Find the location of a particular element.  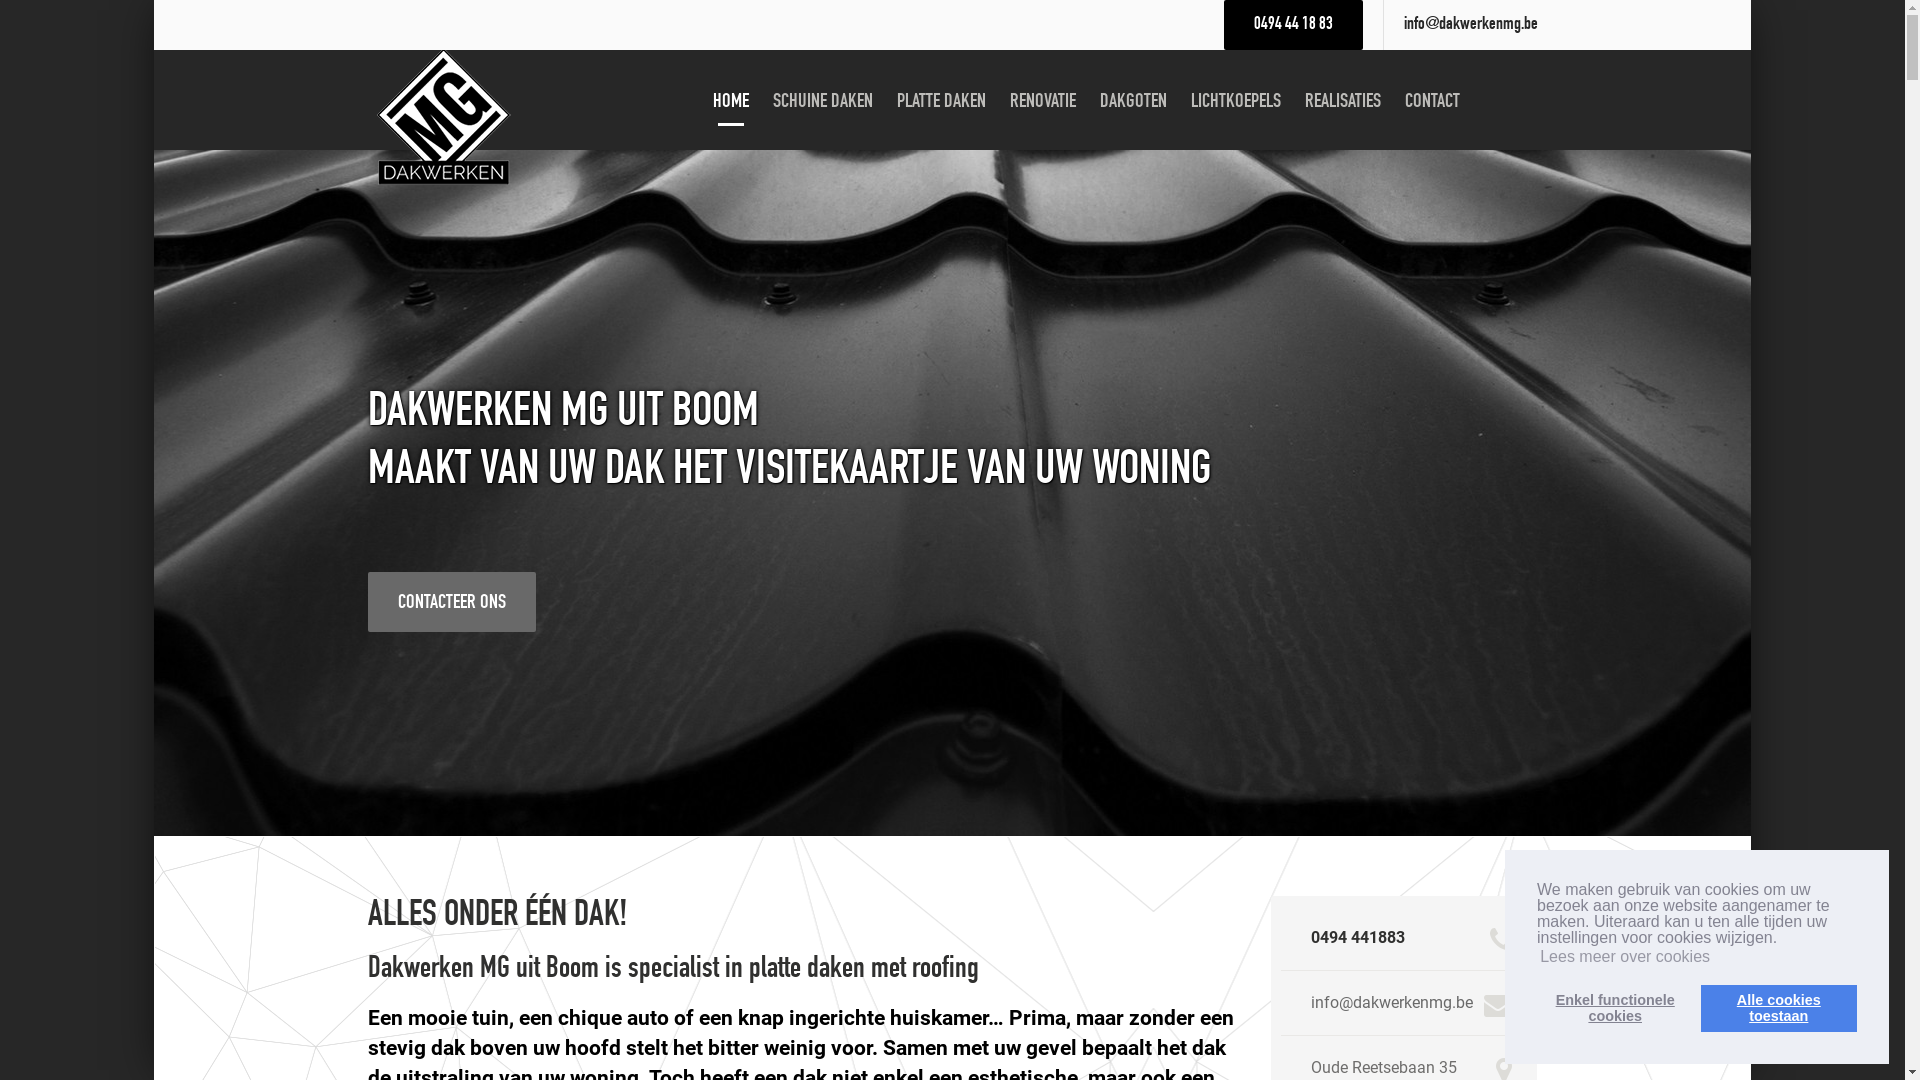

'RENOVATIE' is located at coordinates (1041, 100).